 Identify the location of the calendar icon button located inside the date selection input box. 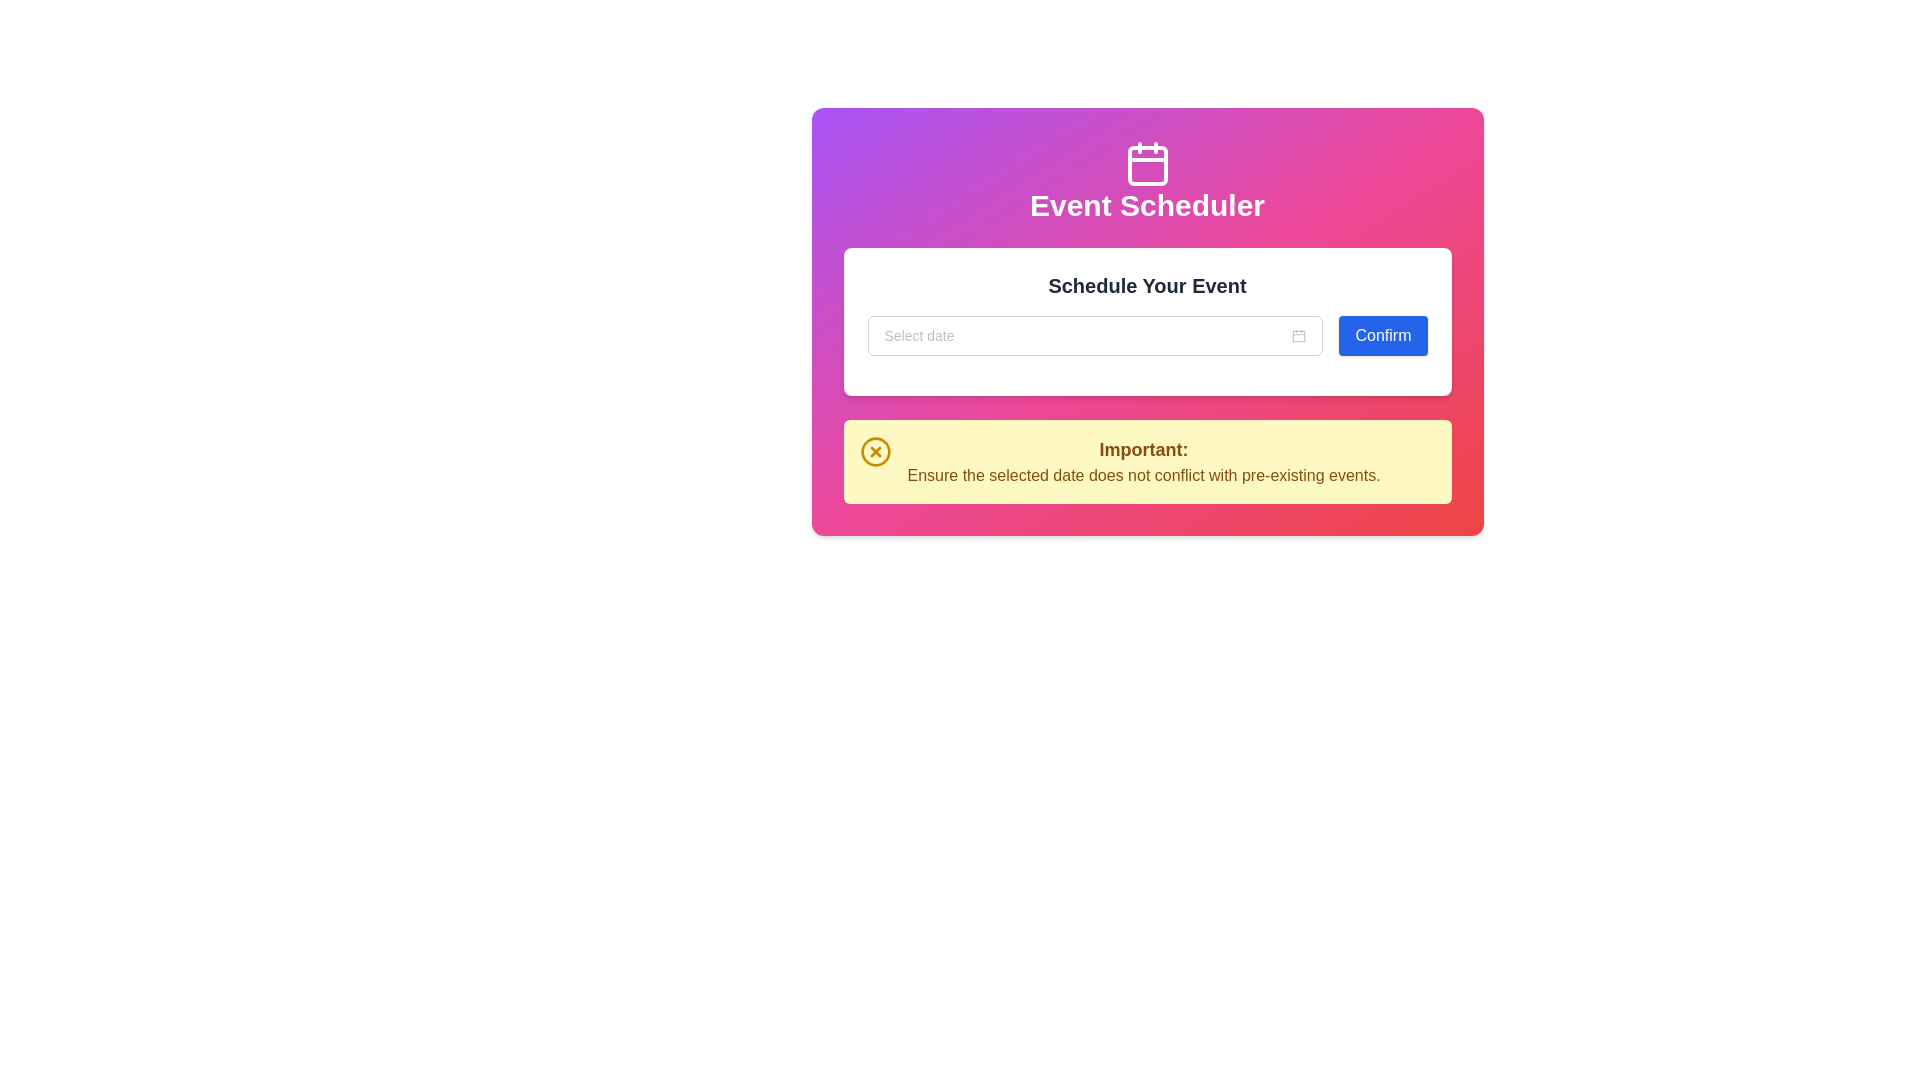
(1299, 334).